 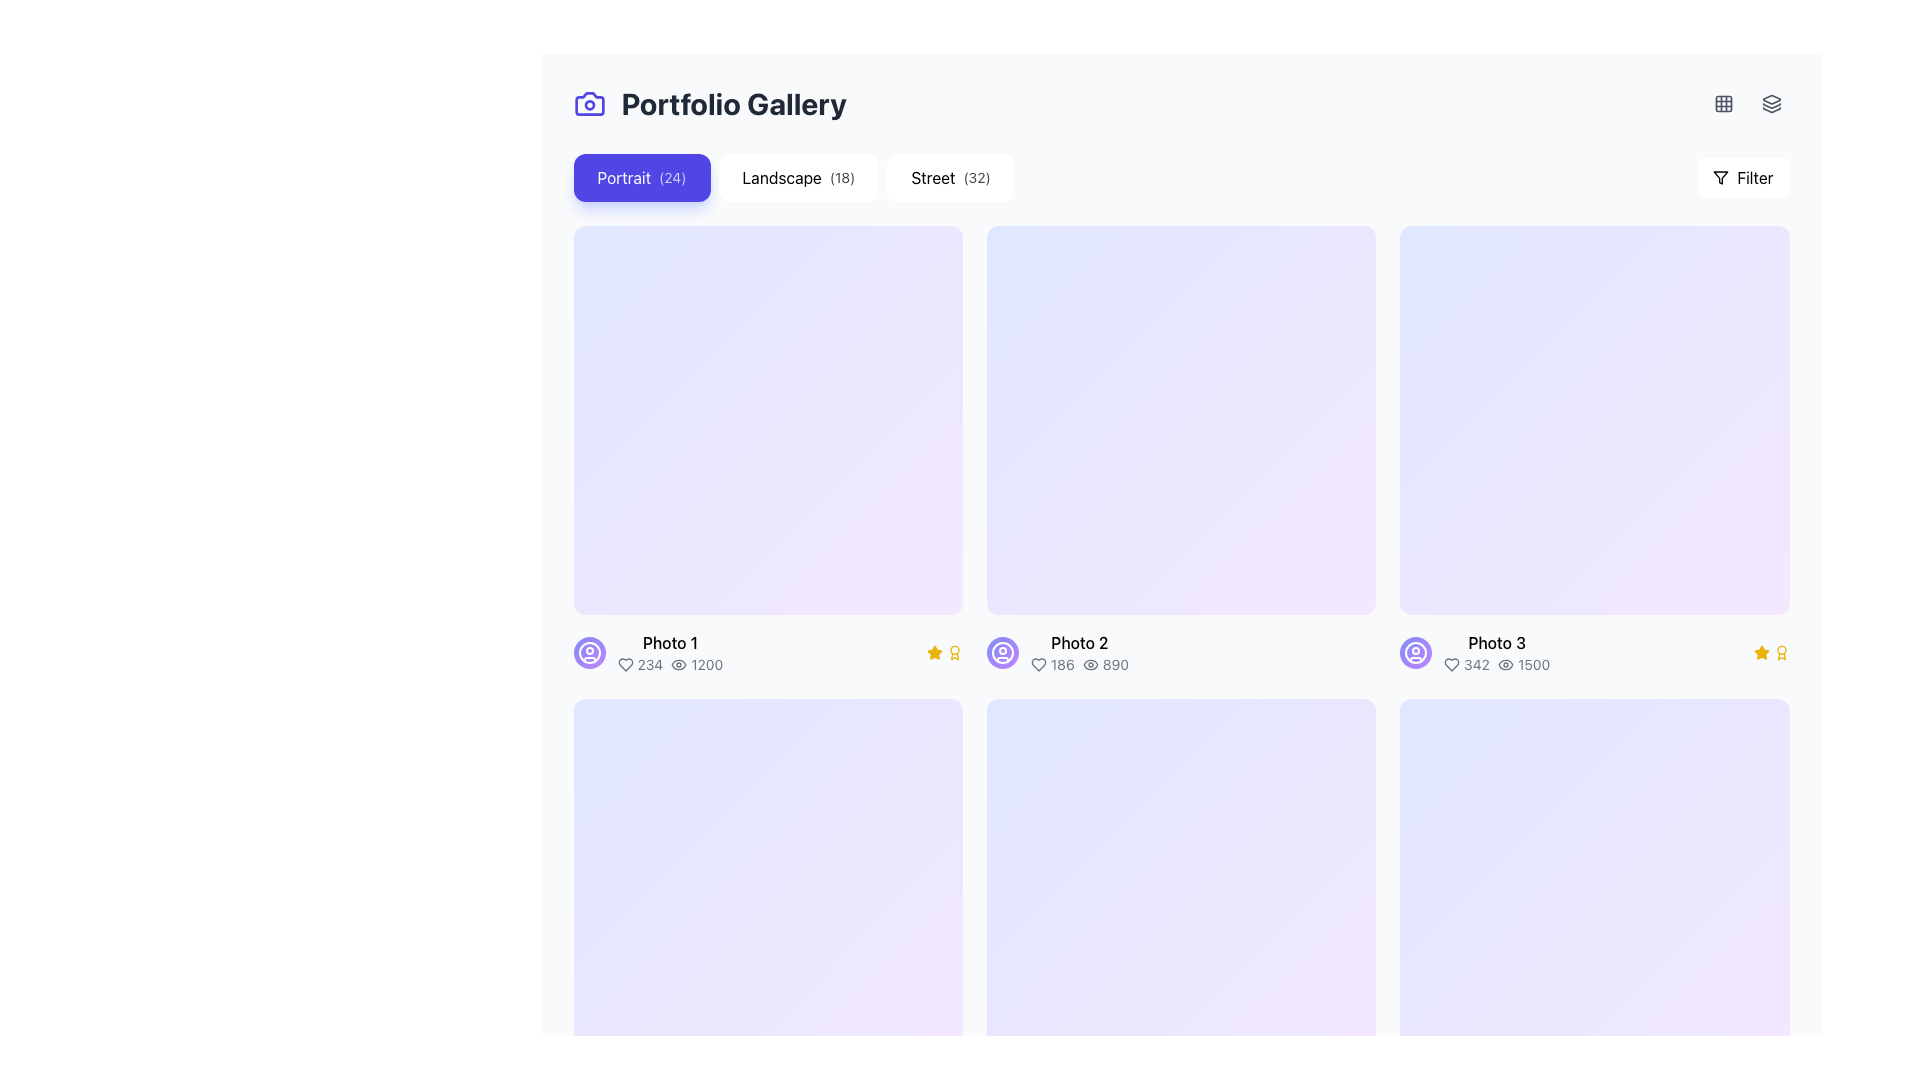 What do you see at coordinates (588, 653) in the screenshot?
I see `the circular graphical icon with a gradient background and a white user profile icon` at bounding box center [588, 653].